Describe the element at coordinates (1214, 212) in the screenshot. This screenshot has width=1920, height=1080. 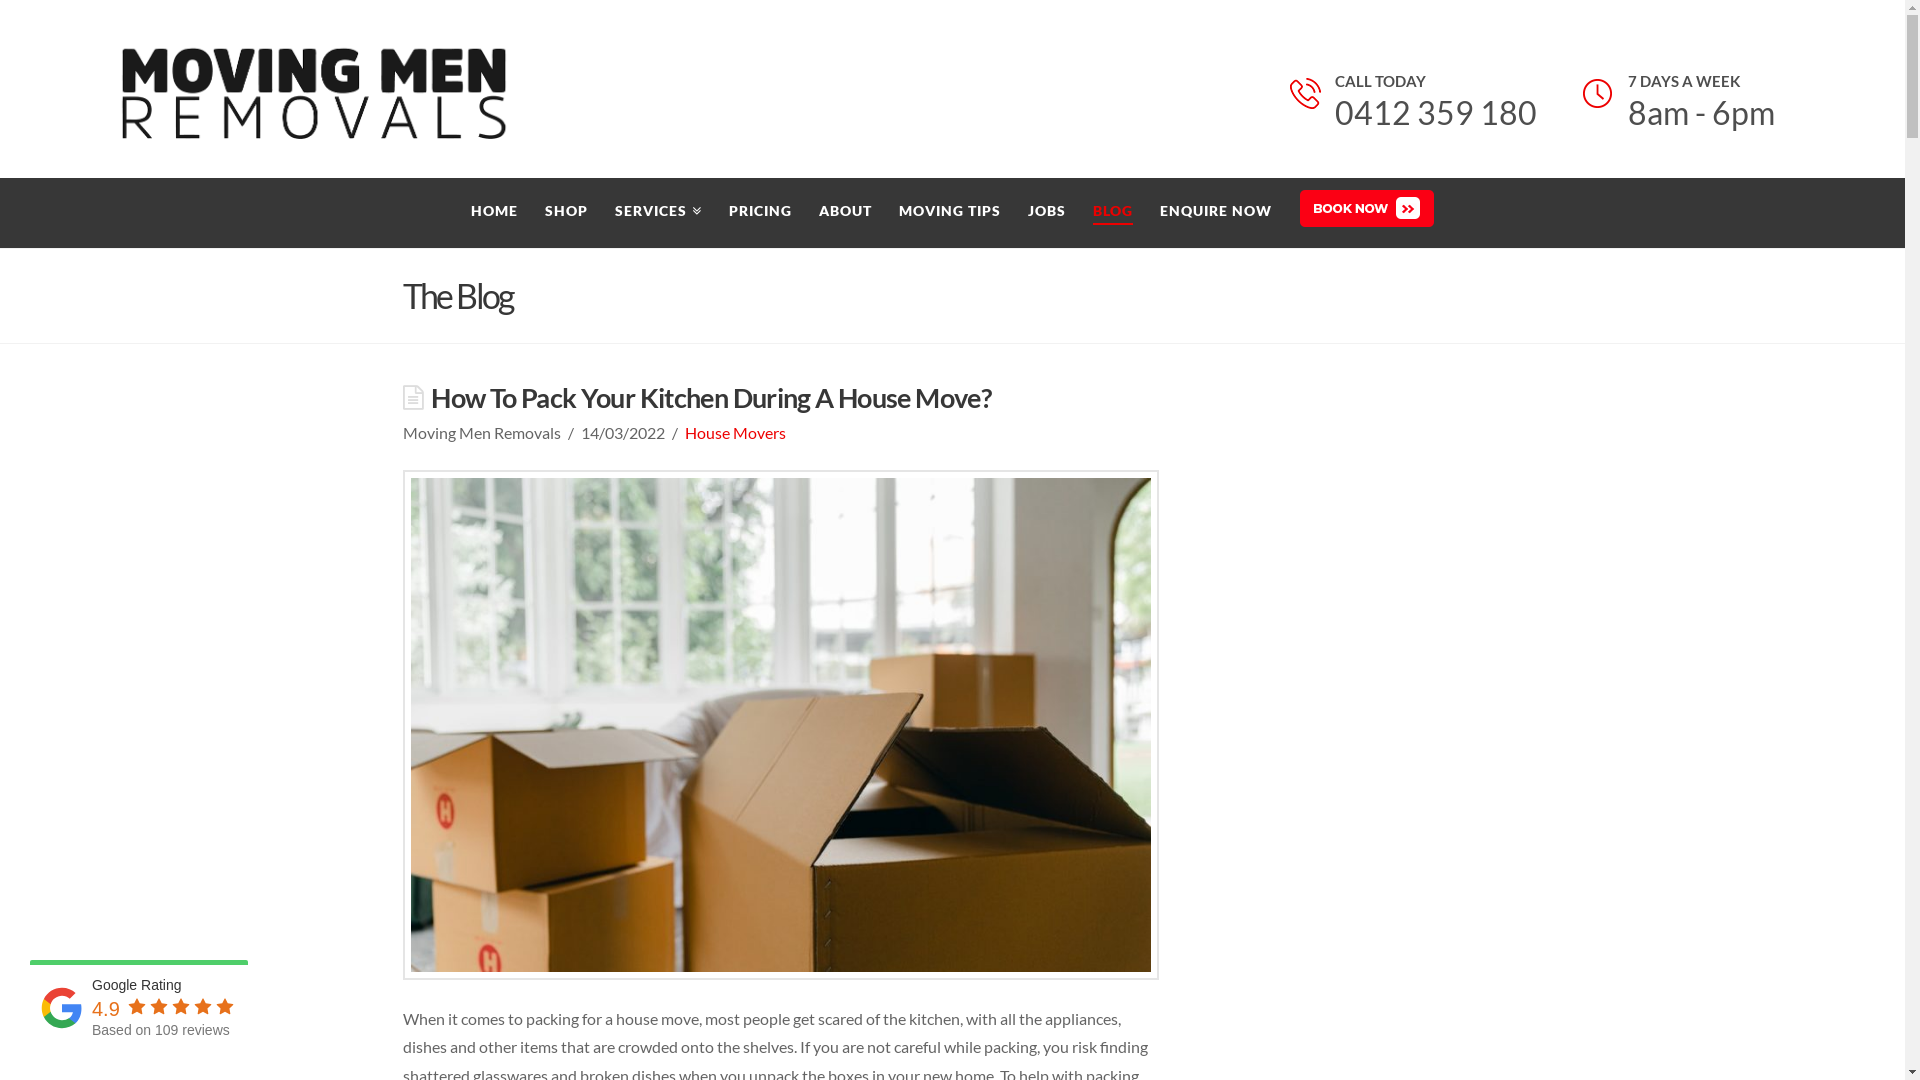
I see `'ENQUIRE NOW'` at that location.